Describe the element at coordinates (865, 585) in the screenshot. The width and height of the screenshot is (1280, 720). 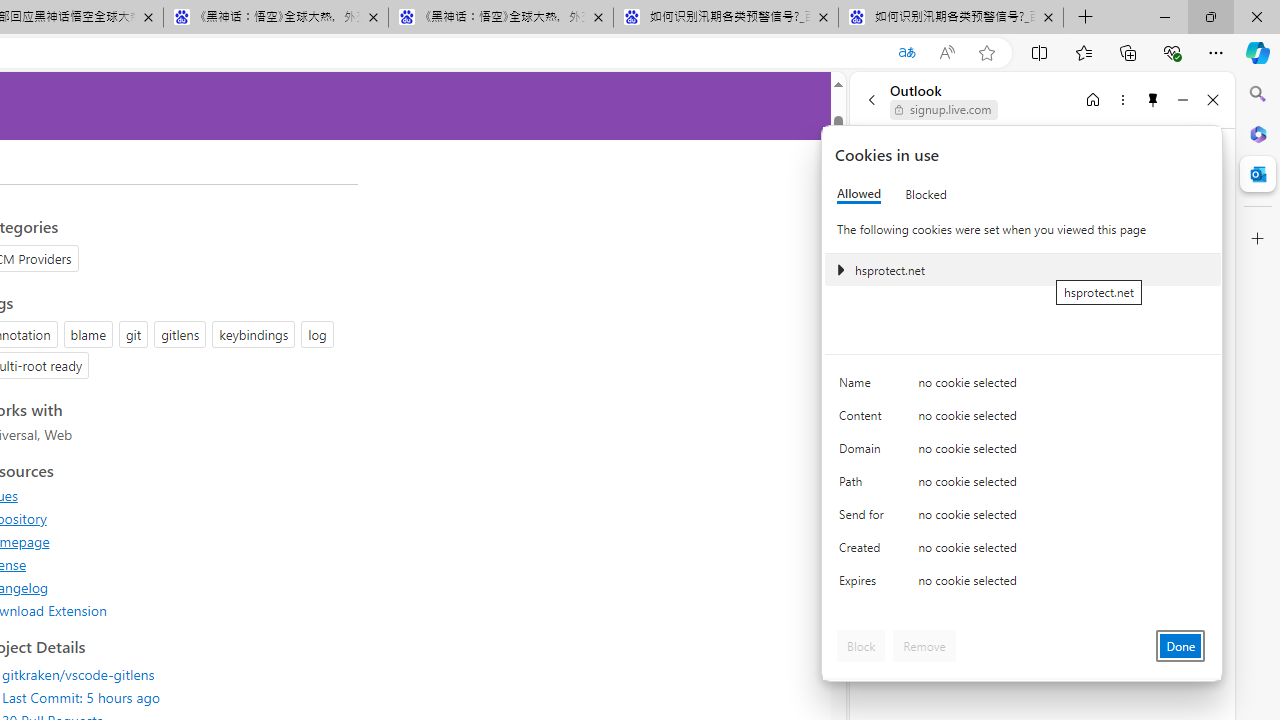
I see `'Expires'` at that location.